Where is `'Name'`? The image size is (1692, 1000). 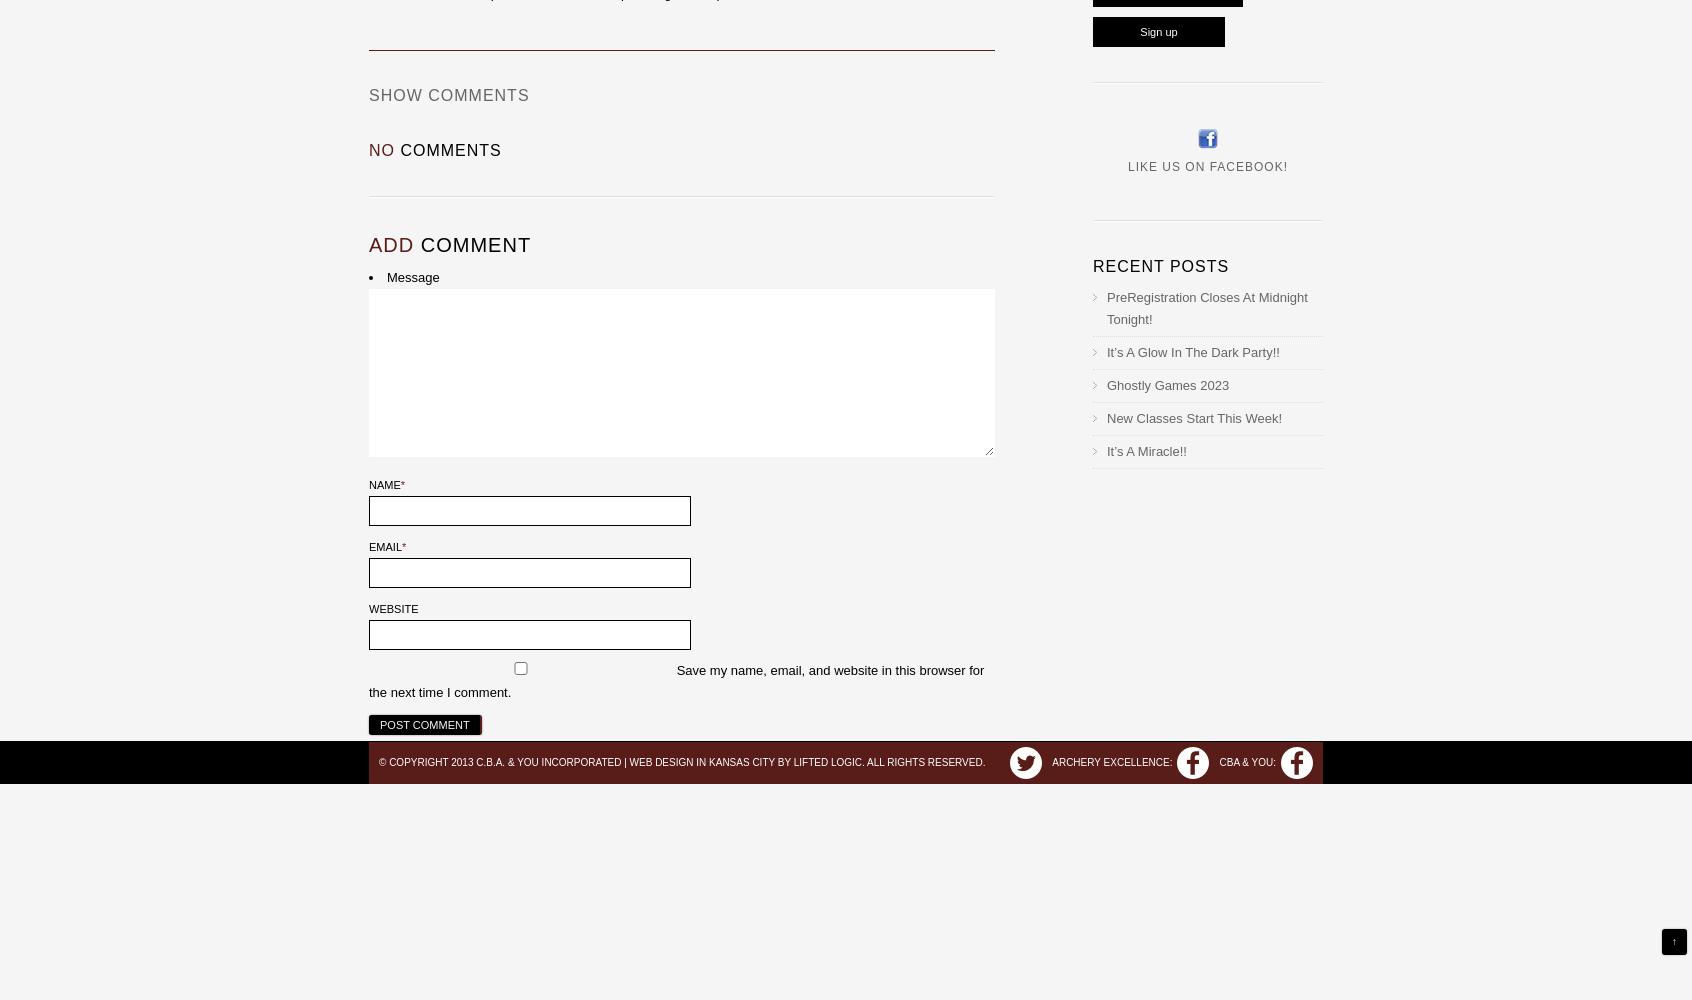
'Name' is located at coordinates (384, 484).